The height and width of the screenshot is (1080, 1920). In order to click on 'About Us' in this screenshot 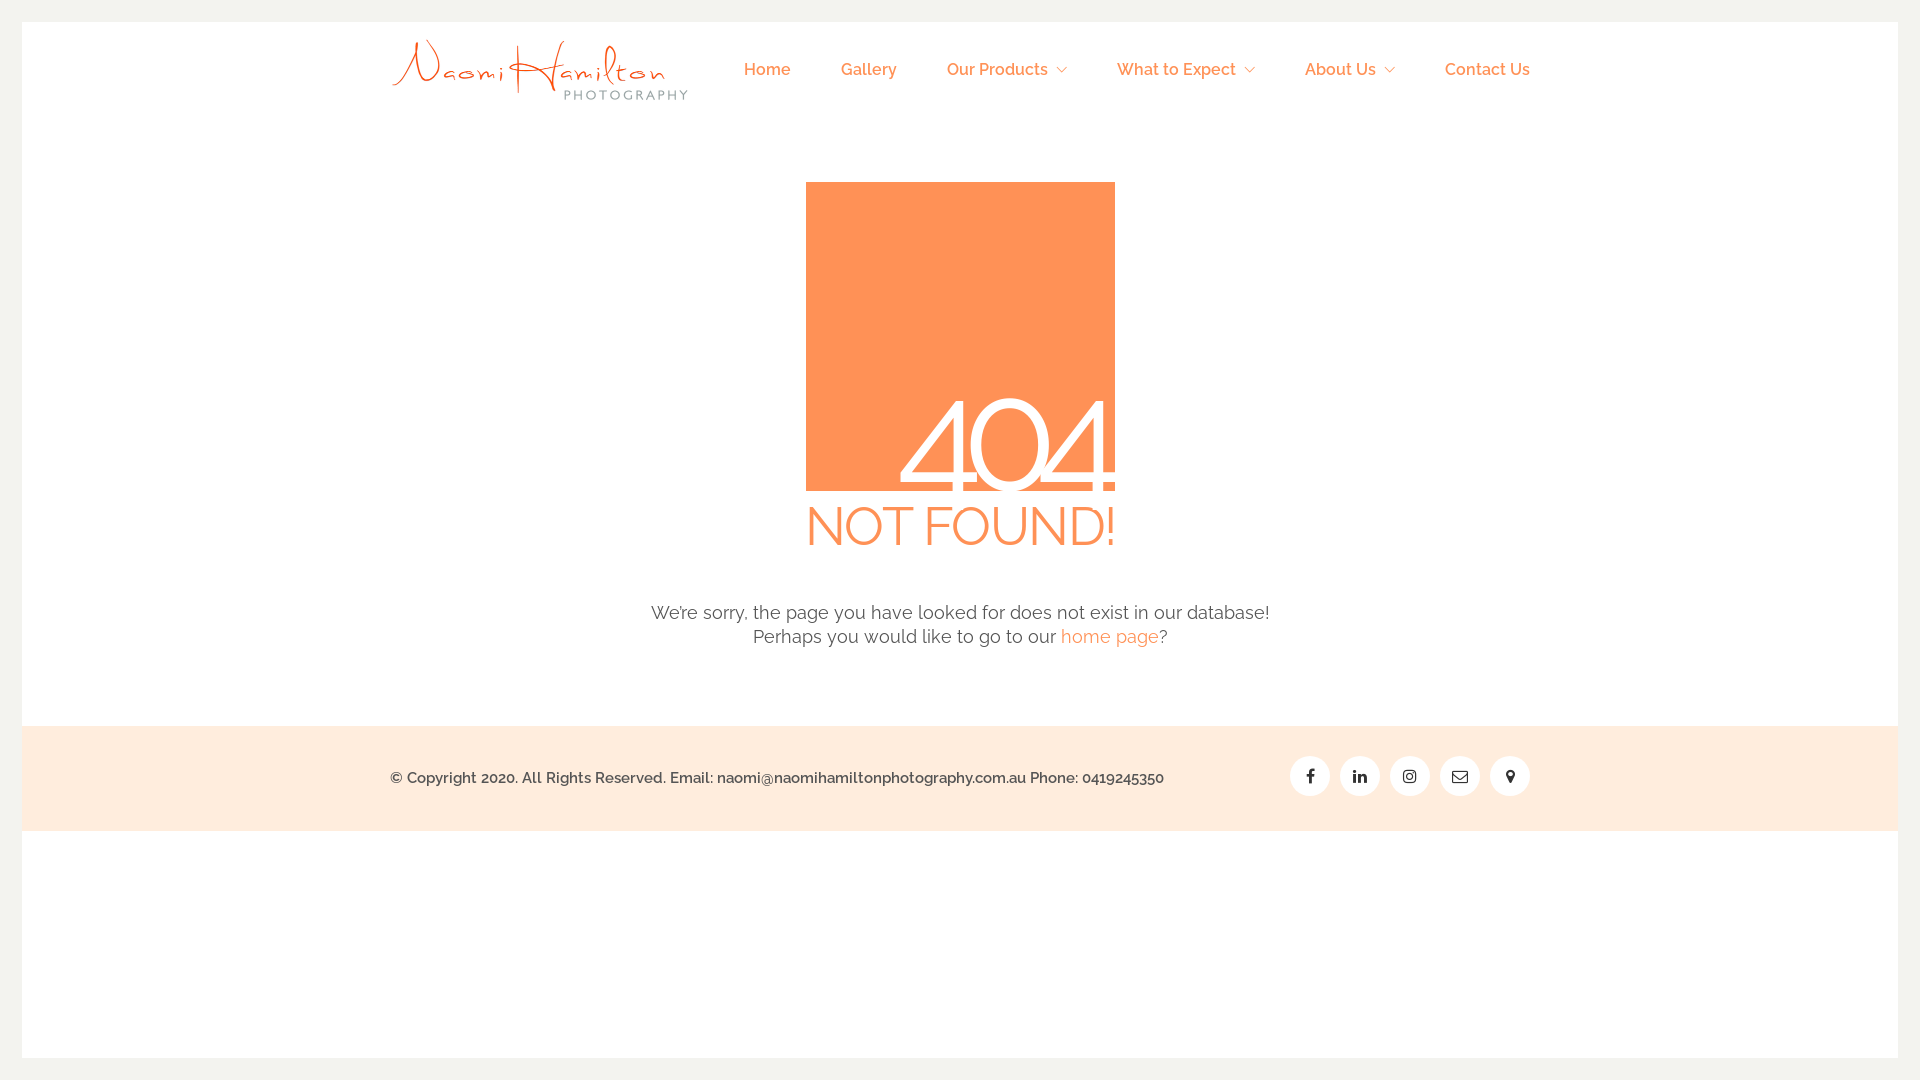, I will do `click(1349, 68)`.